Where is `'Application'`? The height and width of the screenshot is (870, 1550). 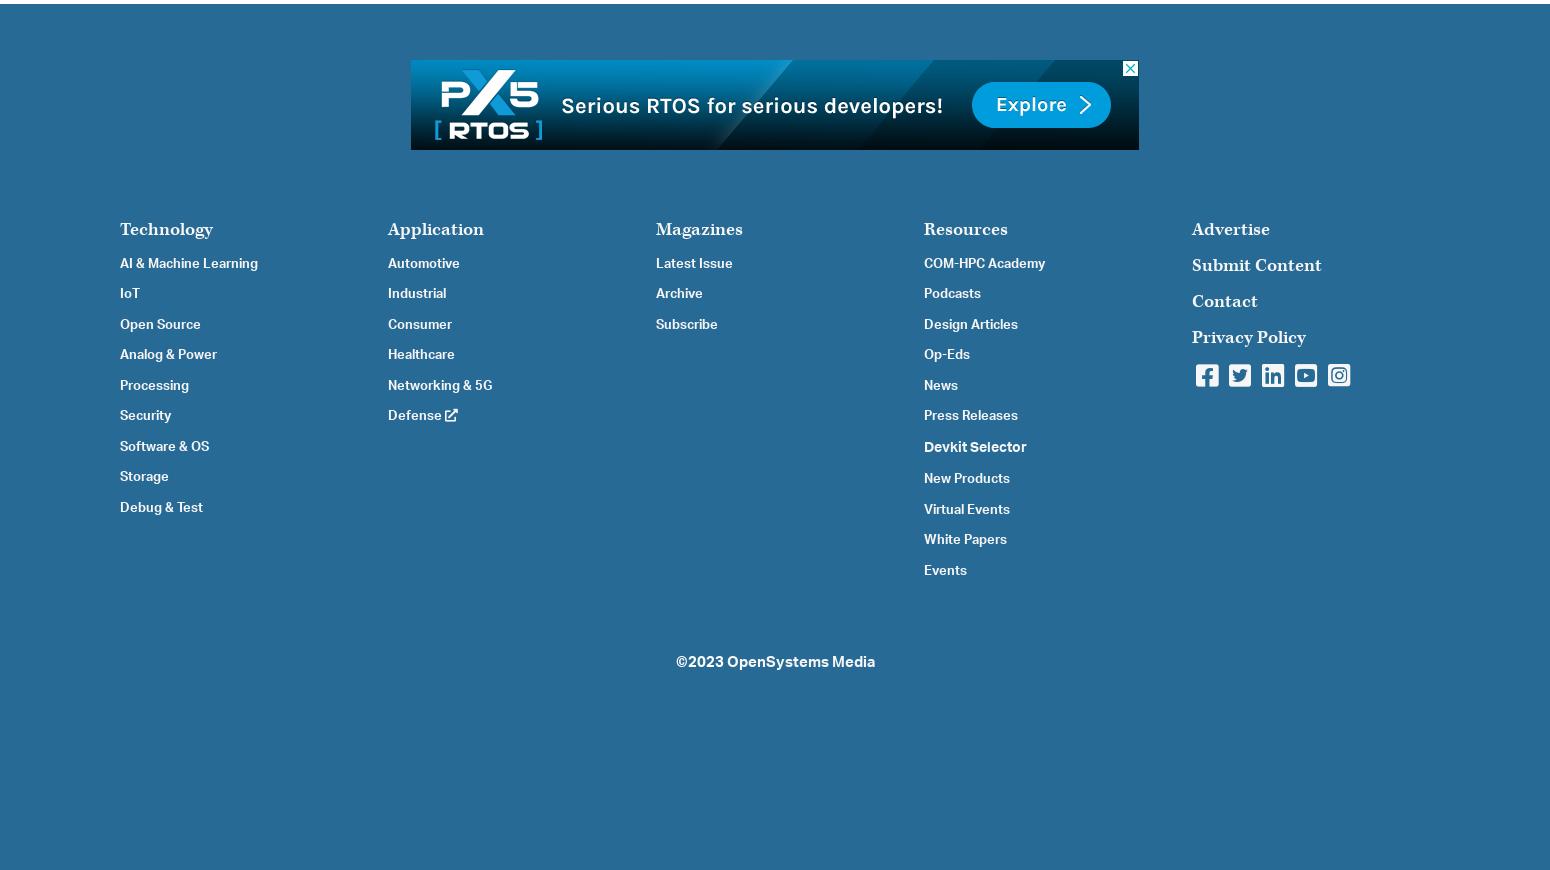
'Application' is located at coordinates (436, 228).